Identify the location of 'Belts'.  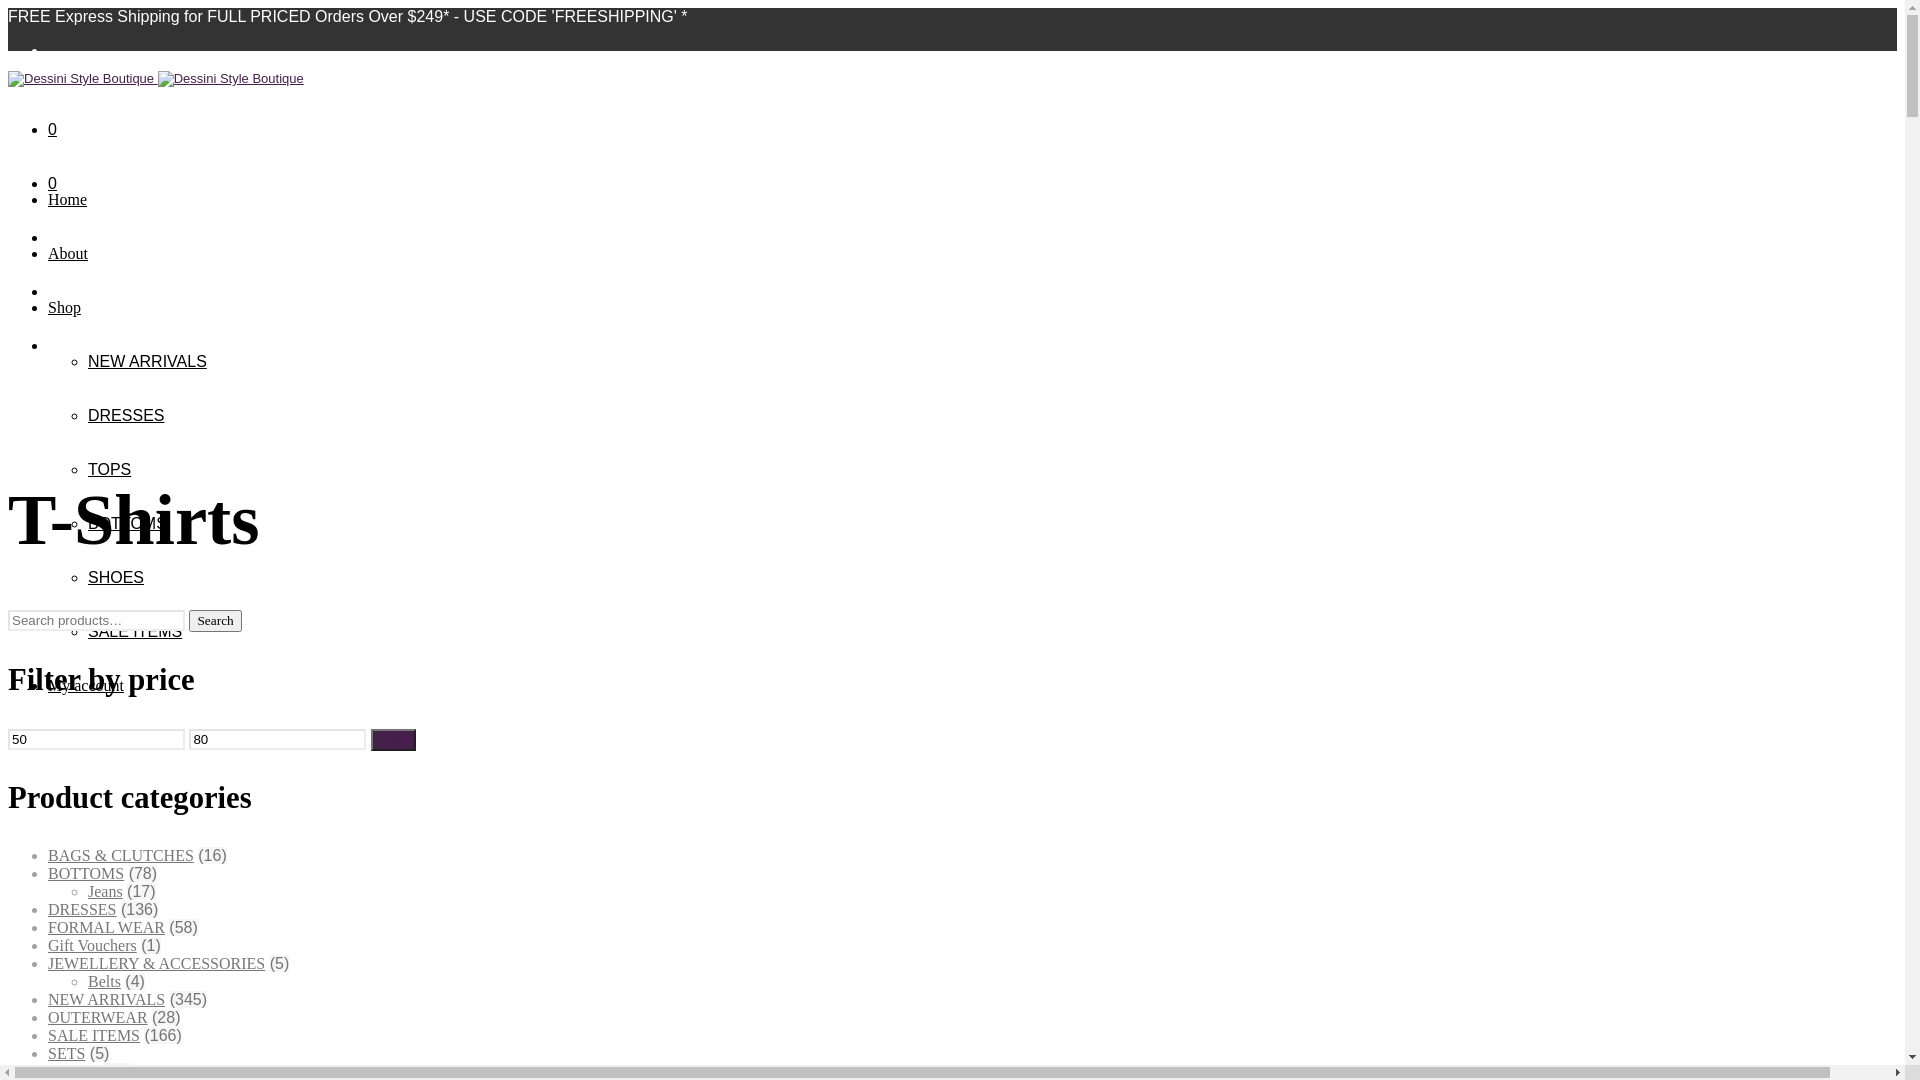
(103, 980).